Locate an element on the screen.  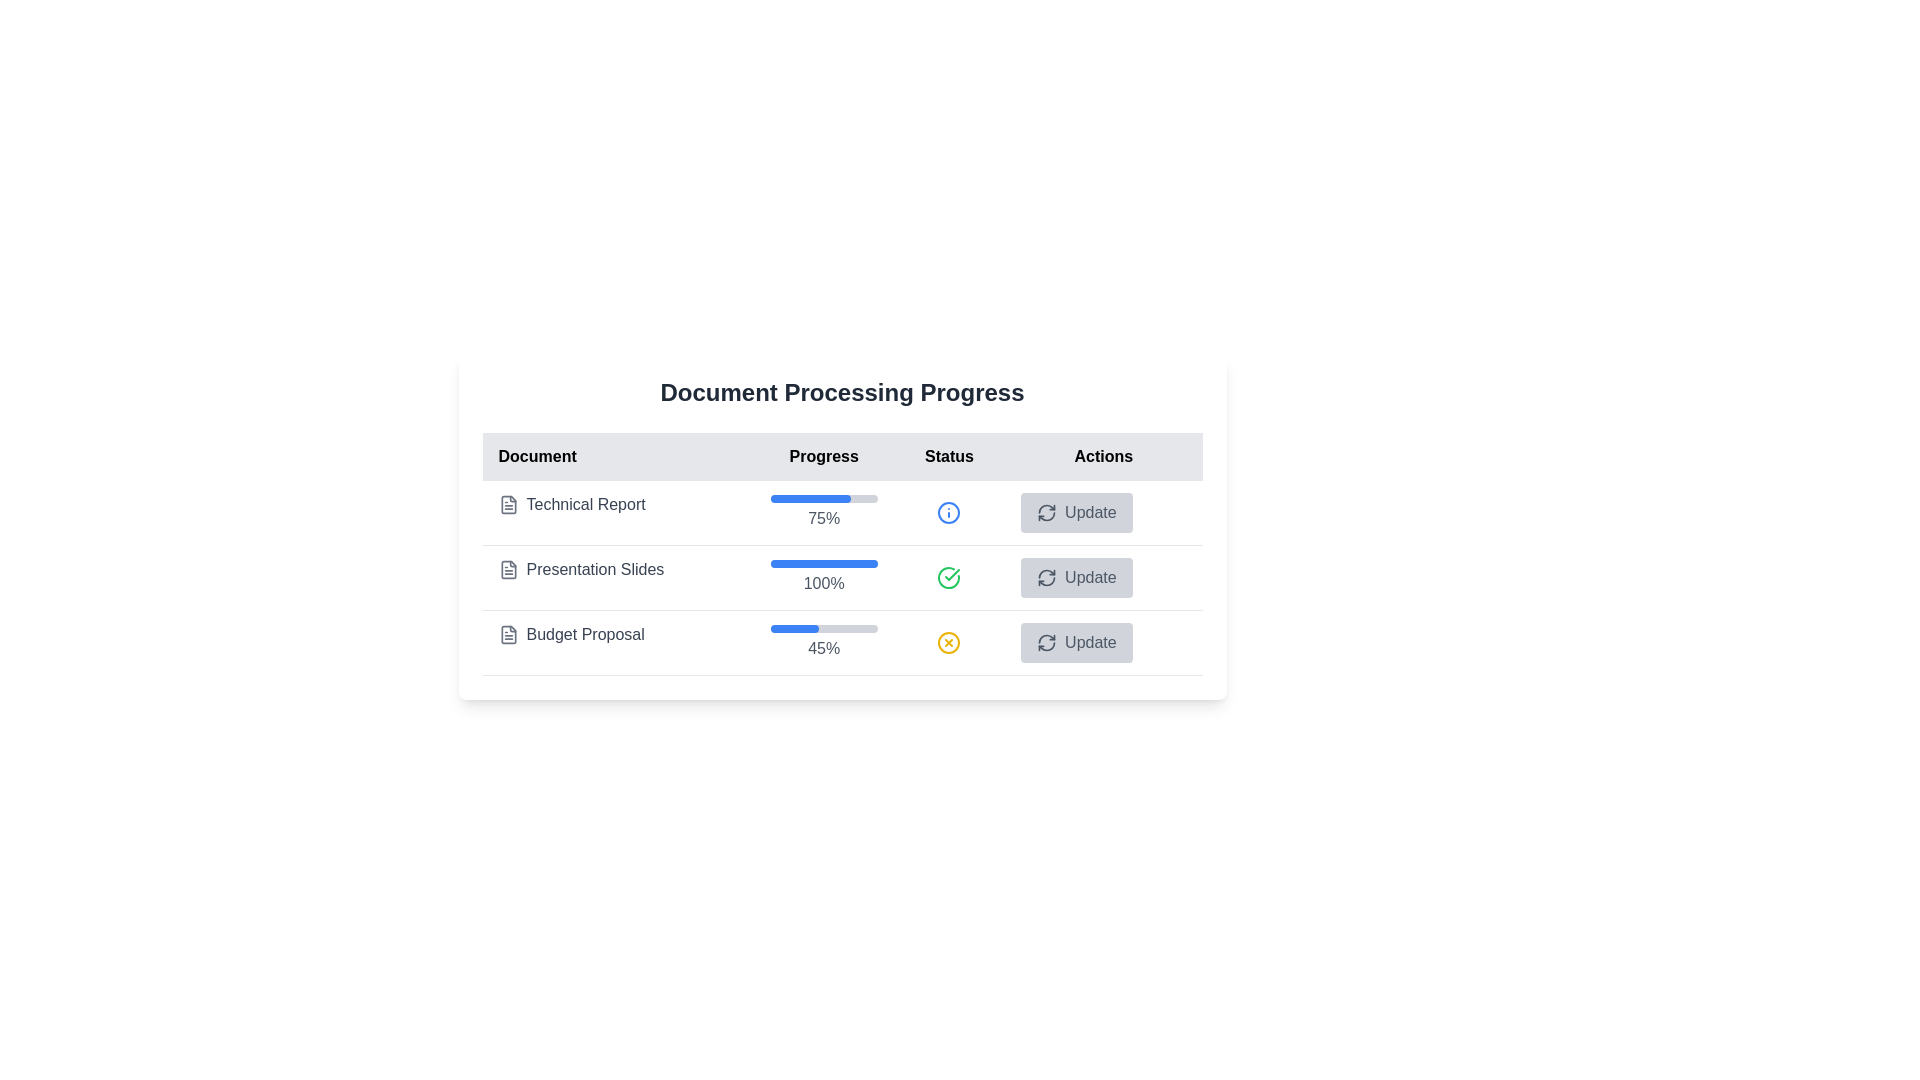
the button containing the refresh icon next to the 'Update' label to interact via keyboard is located at coordinates (1046, 512).